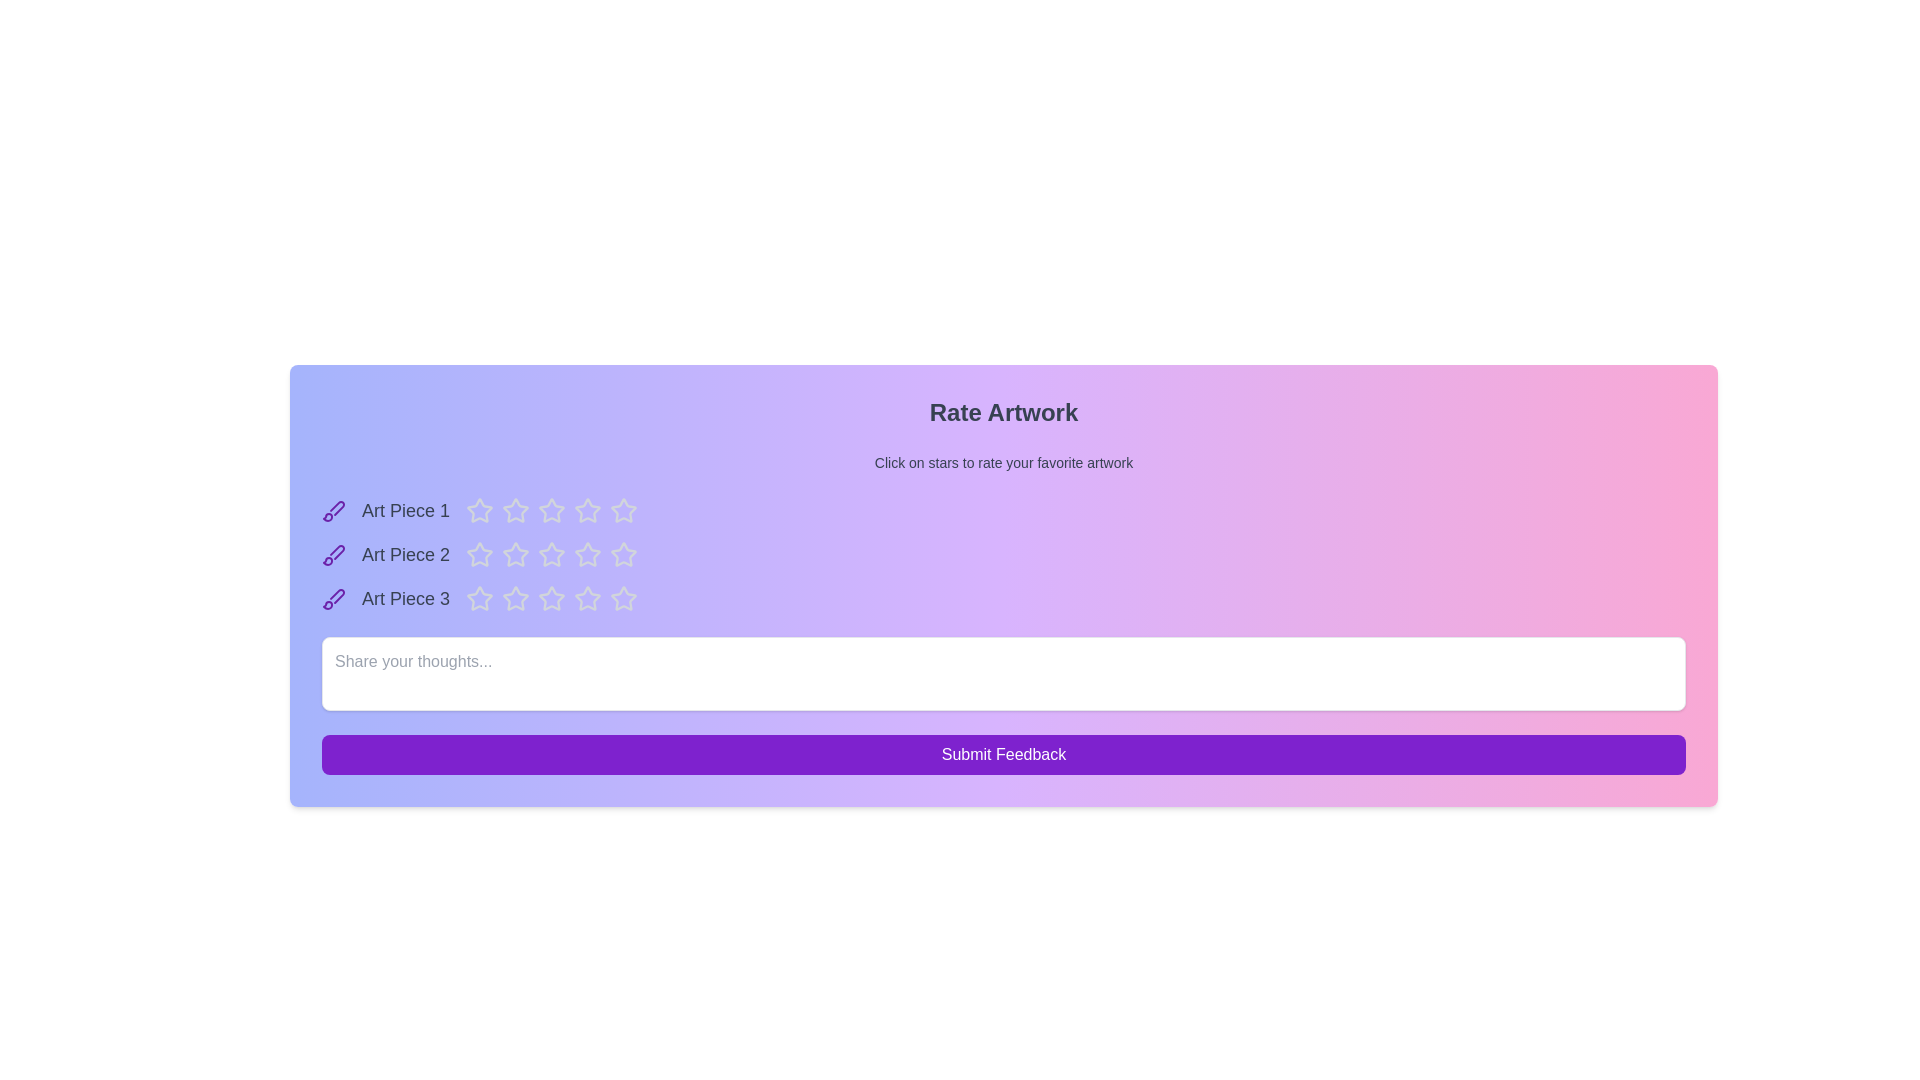  Describe the element at coordinates (1003, 755) in the screenshot. I see `the 'Submit Feedback' button` at that location.